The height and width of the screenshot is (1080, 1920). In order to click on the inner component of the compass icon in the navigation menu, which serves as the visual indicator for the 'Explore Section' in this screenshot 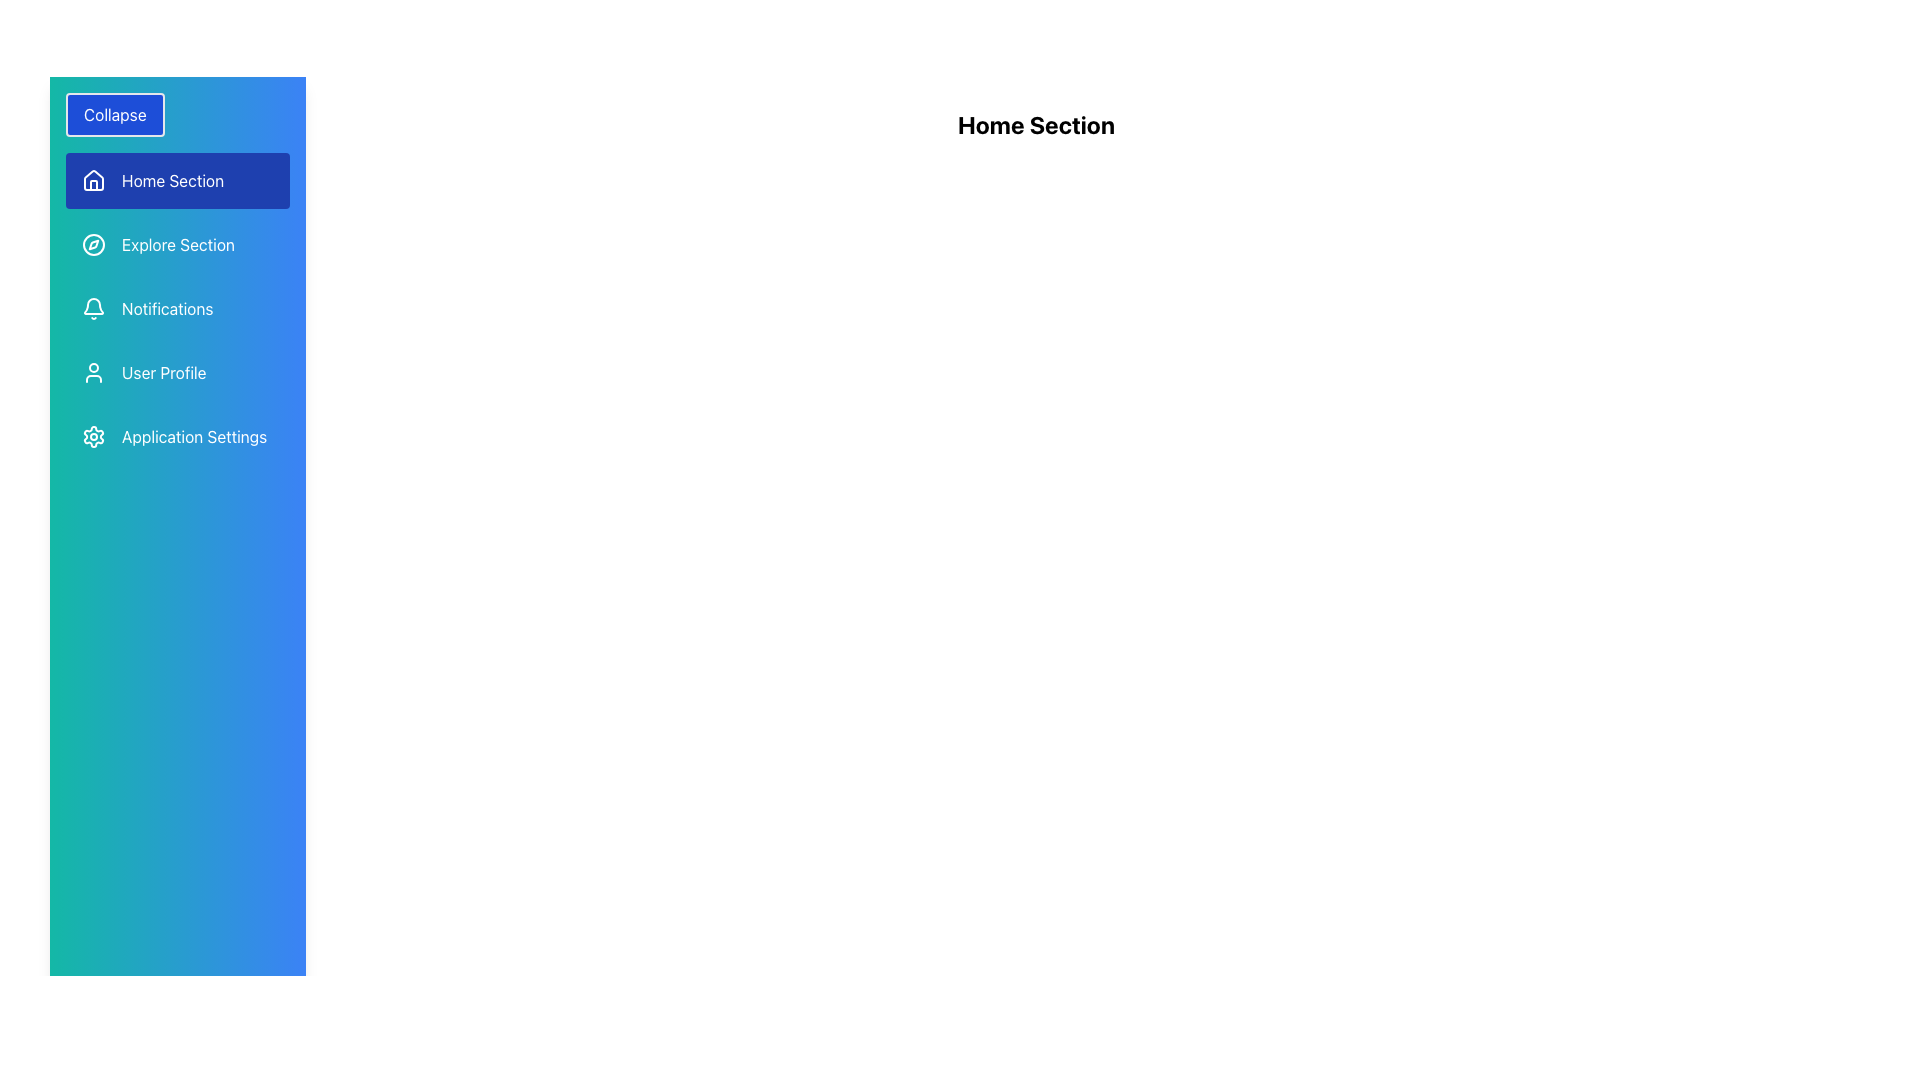, I will do `click(93, 244)`.